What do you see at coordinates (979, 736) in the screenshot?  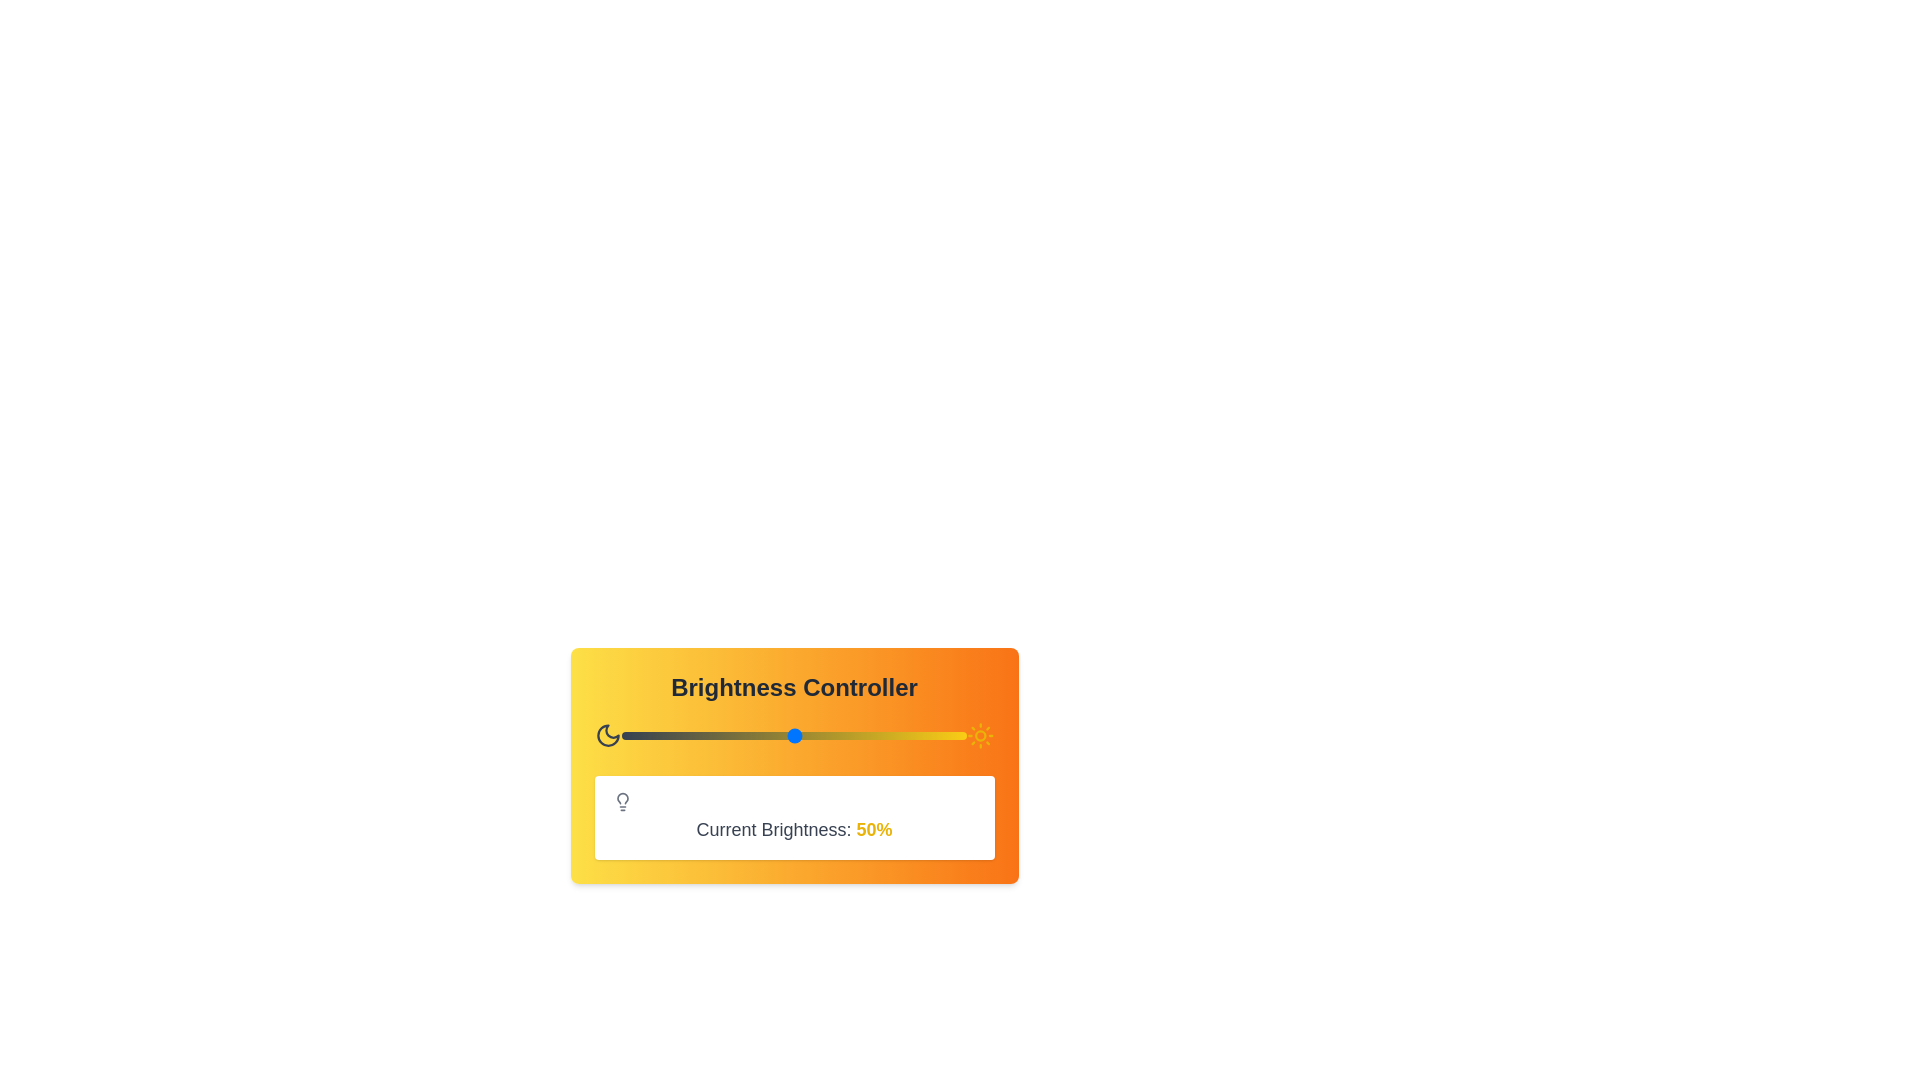 I see `the sun icon to display its tooltip or effect` at bounding box center [979, 736].